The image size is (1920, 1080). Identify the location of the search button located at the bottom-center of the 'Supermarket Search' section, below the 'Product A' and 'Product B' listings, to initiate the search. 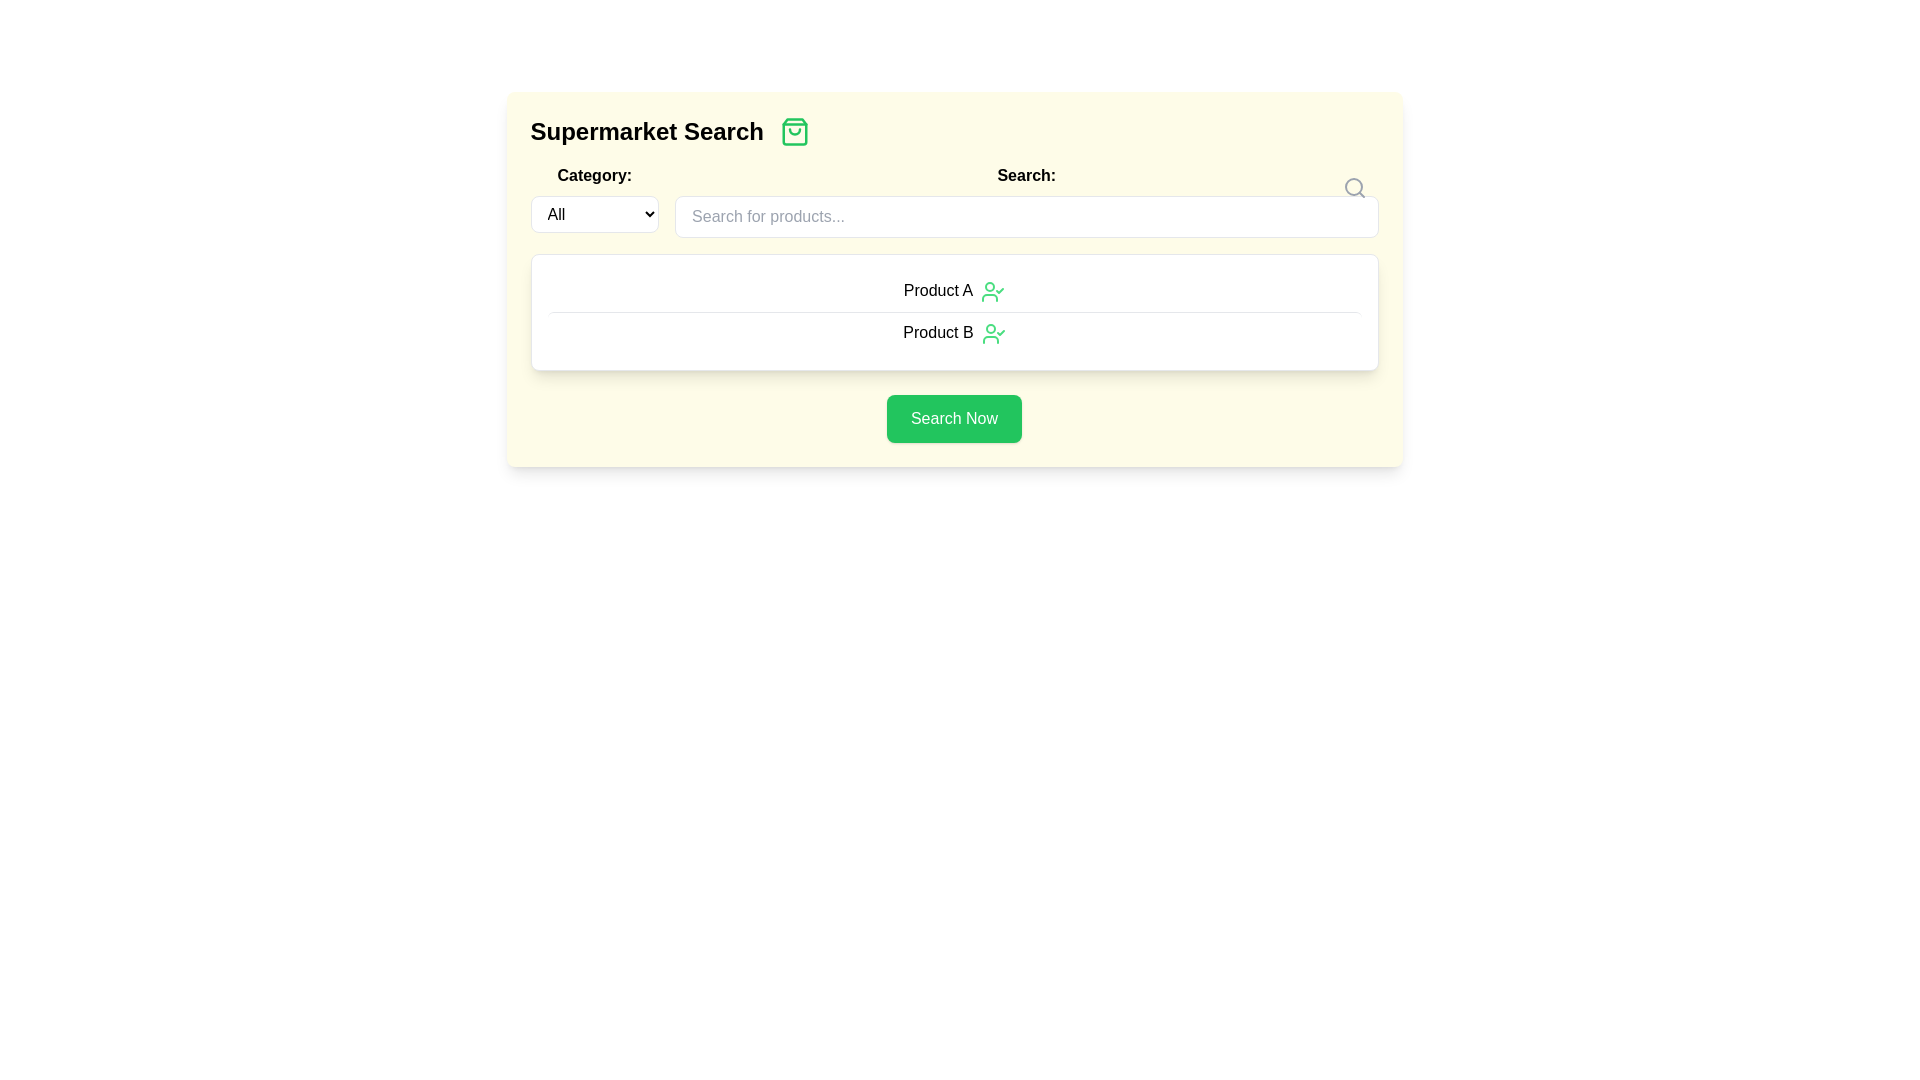
(953, 417).